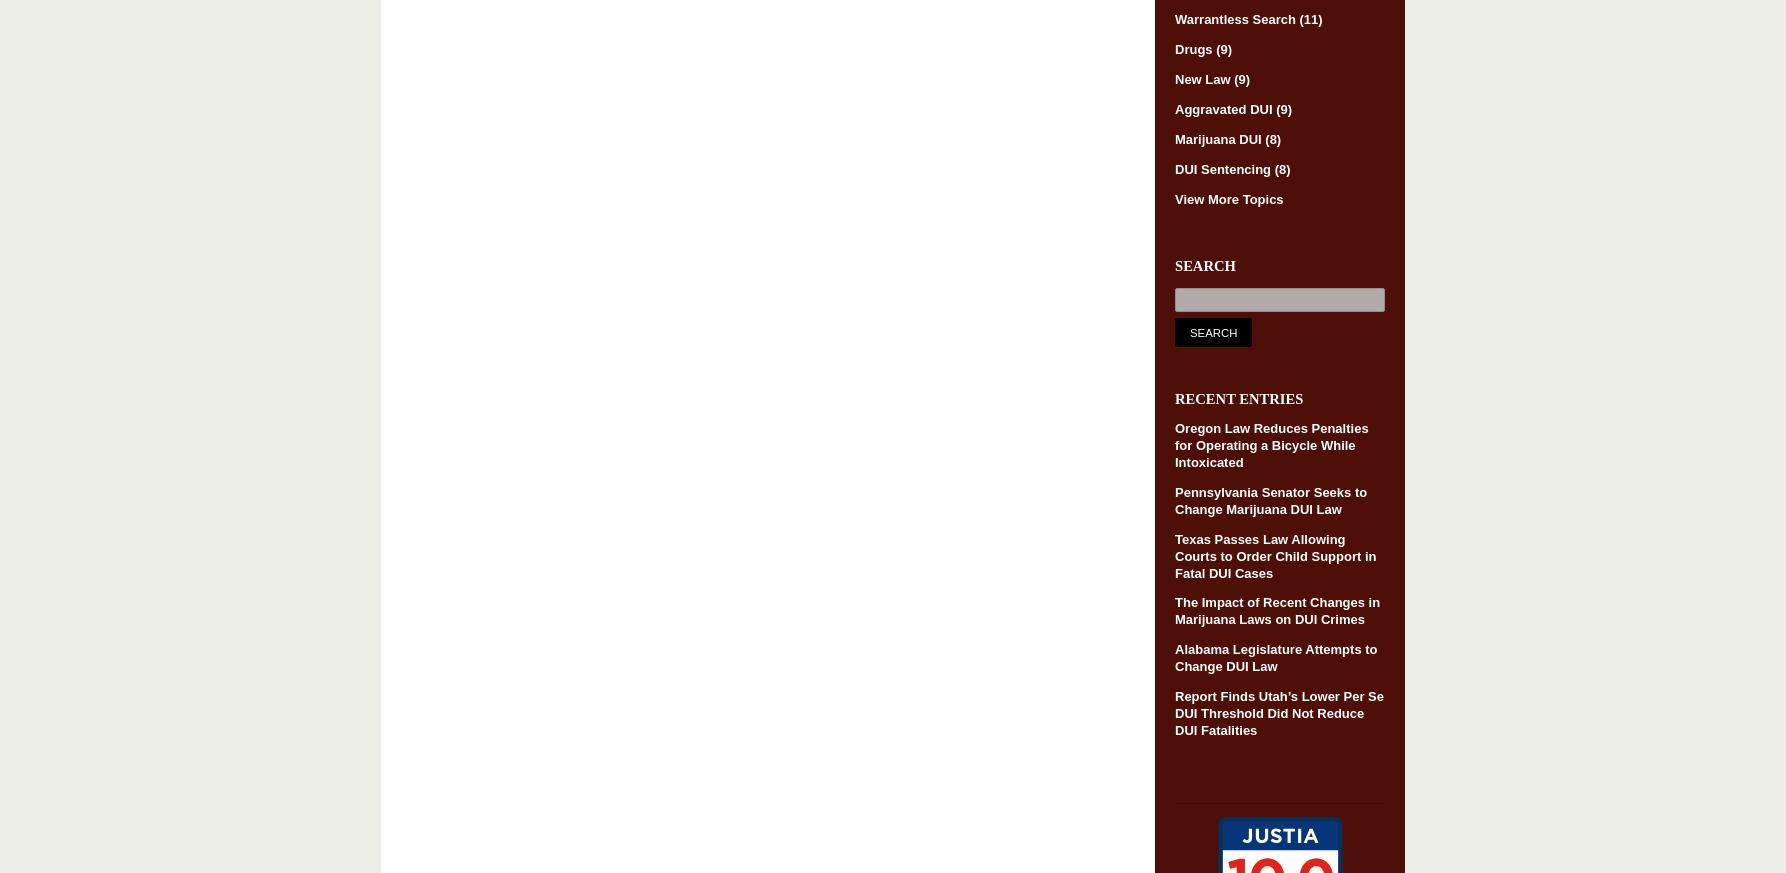  I want to click on 'Oregon Law Reduces Penalties for Operating a Bicycle While Intoxicated', so click(1271, 445).